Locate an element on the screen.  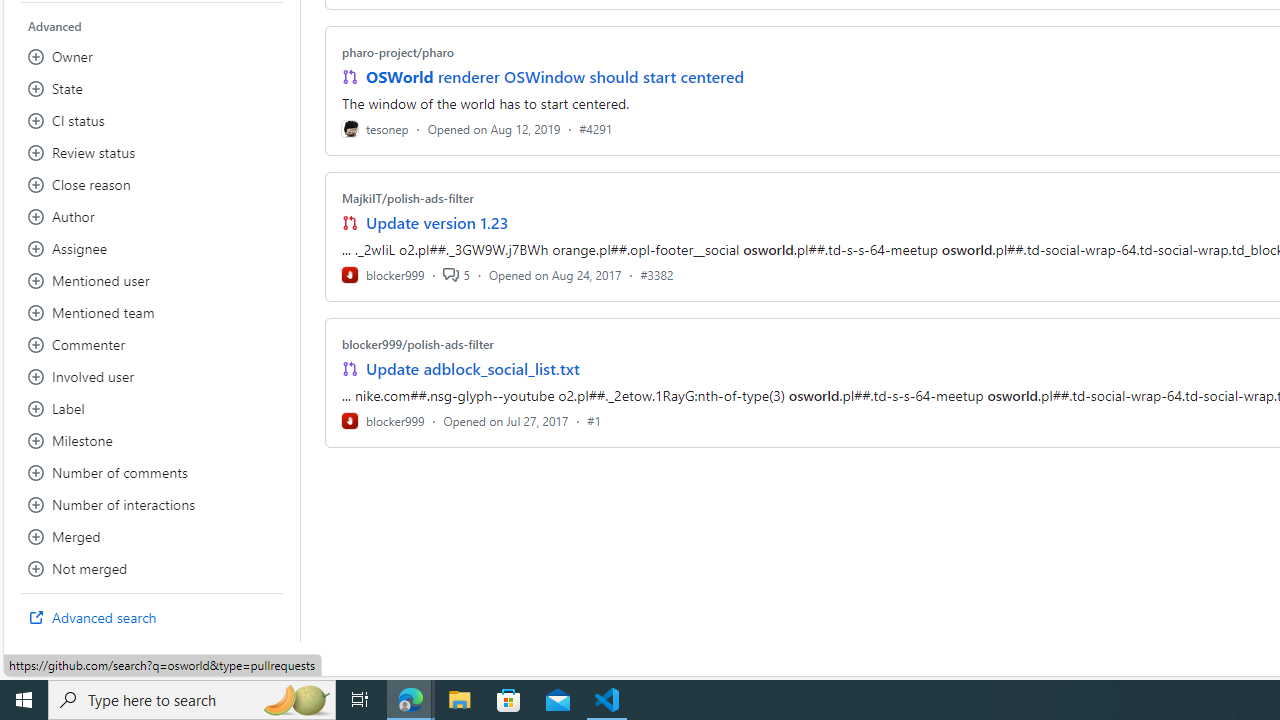
'tesonep' is located at coordinates (375, 128).